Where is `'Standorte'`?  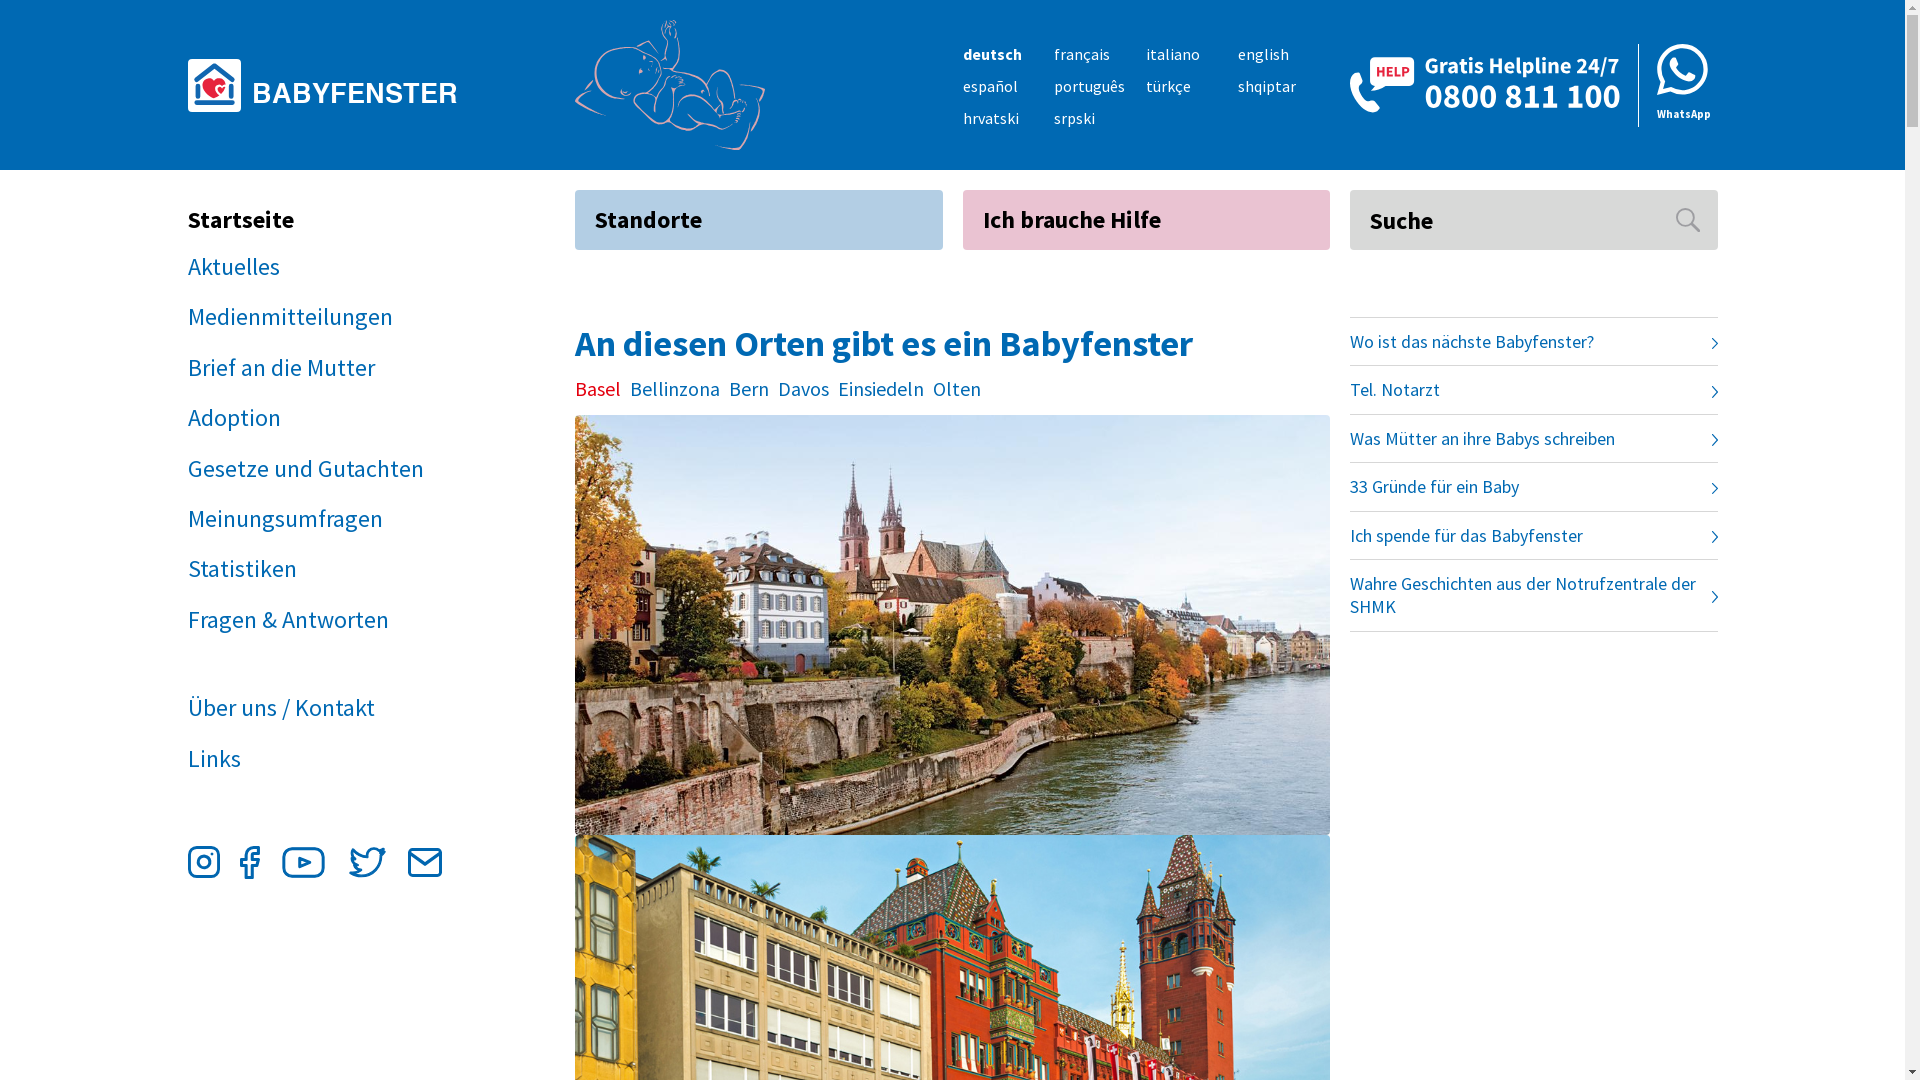 'Standorte' is located at coordinates (757, 219).